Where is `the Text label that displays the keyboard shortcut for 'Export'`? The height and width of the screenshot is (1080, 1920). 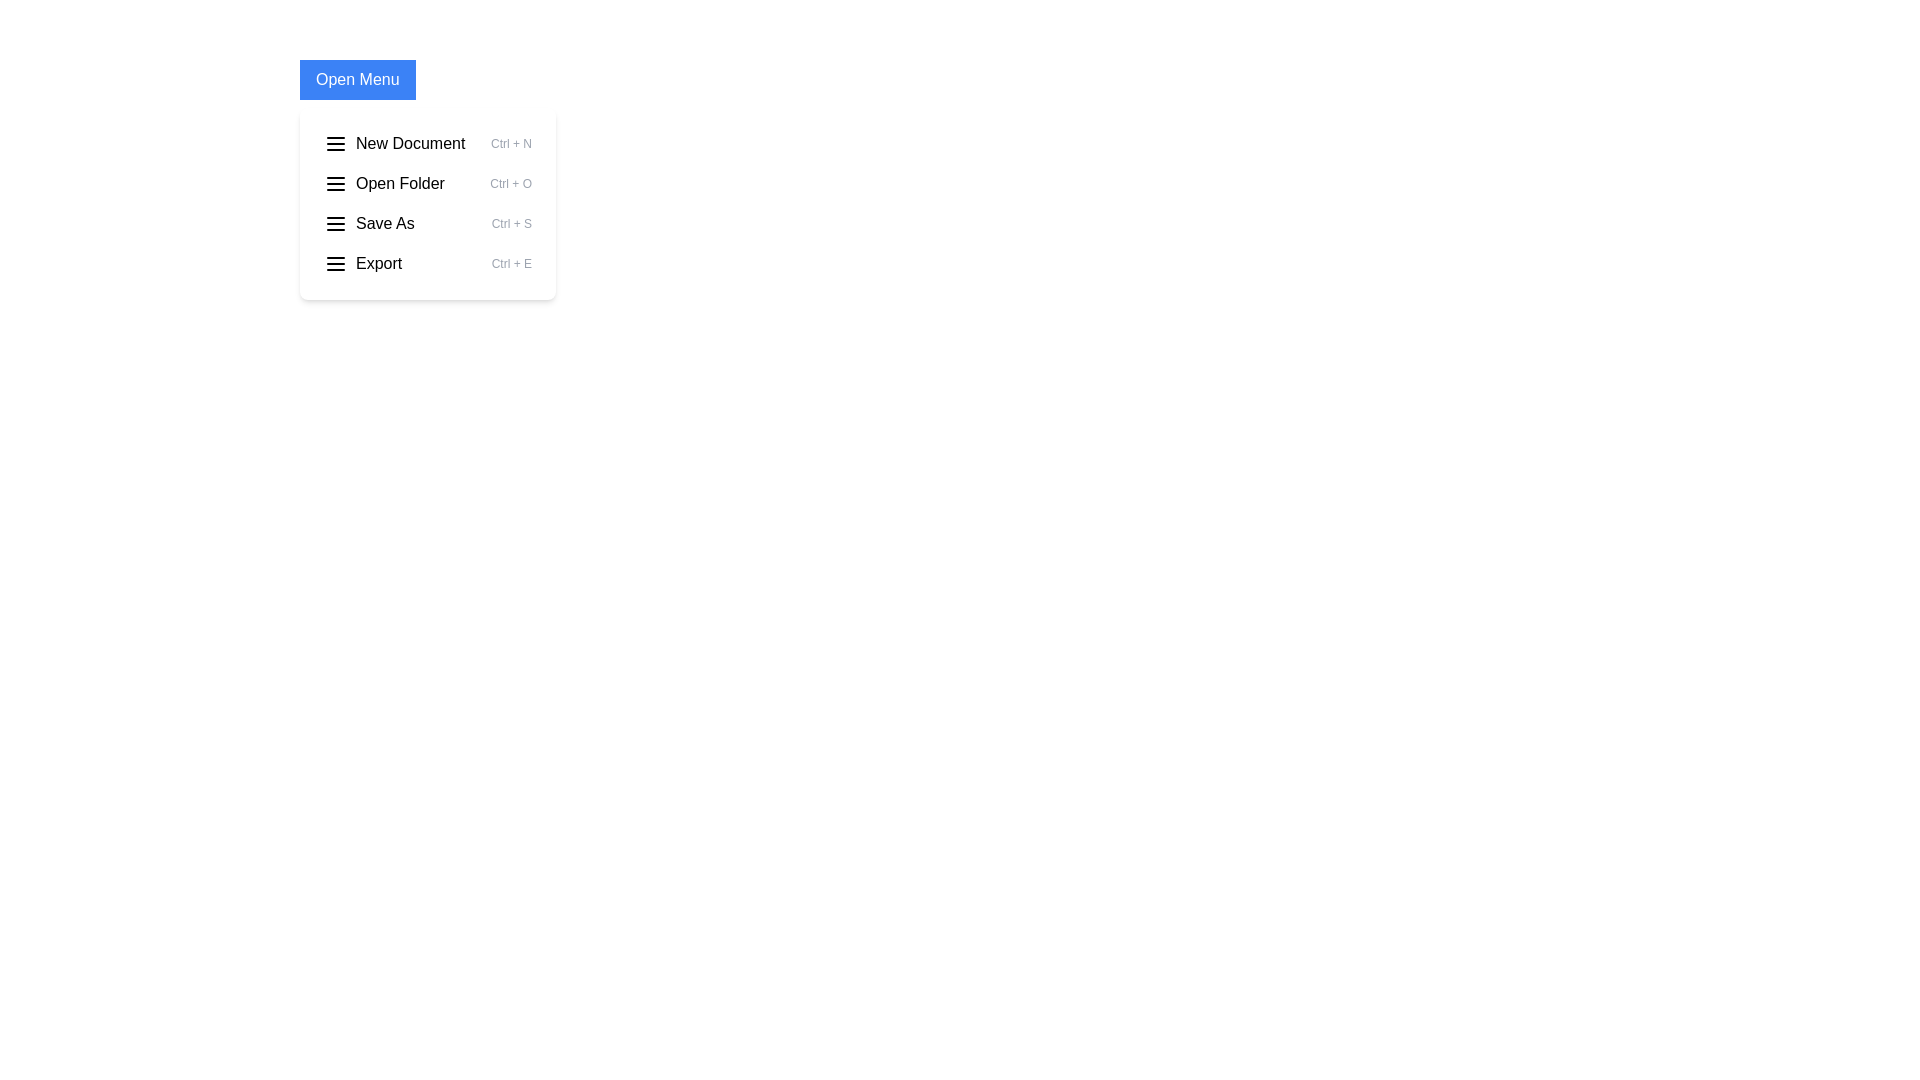
the Text label that displays the keyboard shortcut for 'Export' is located at coordinates (511, 262).